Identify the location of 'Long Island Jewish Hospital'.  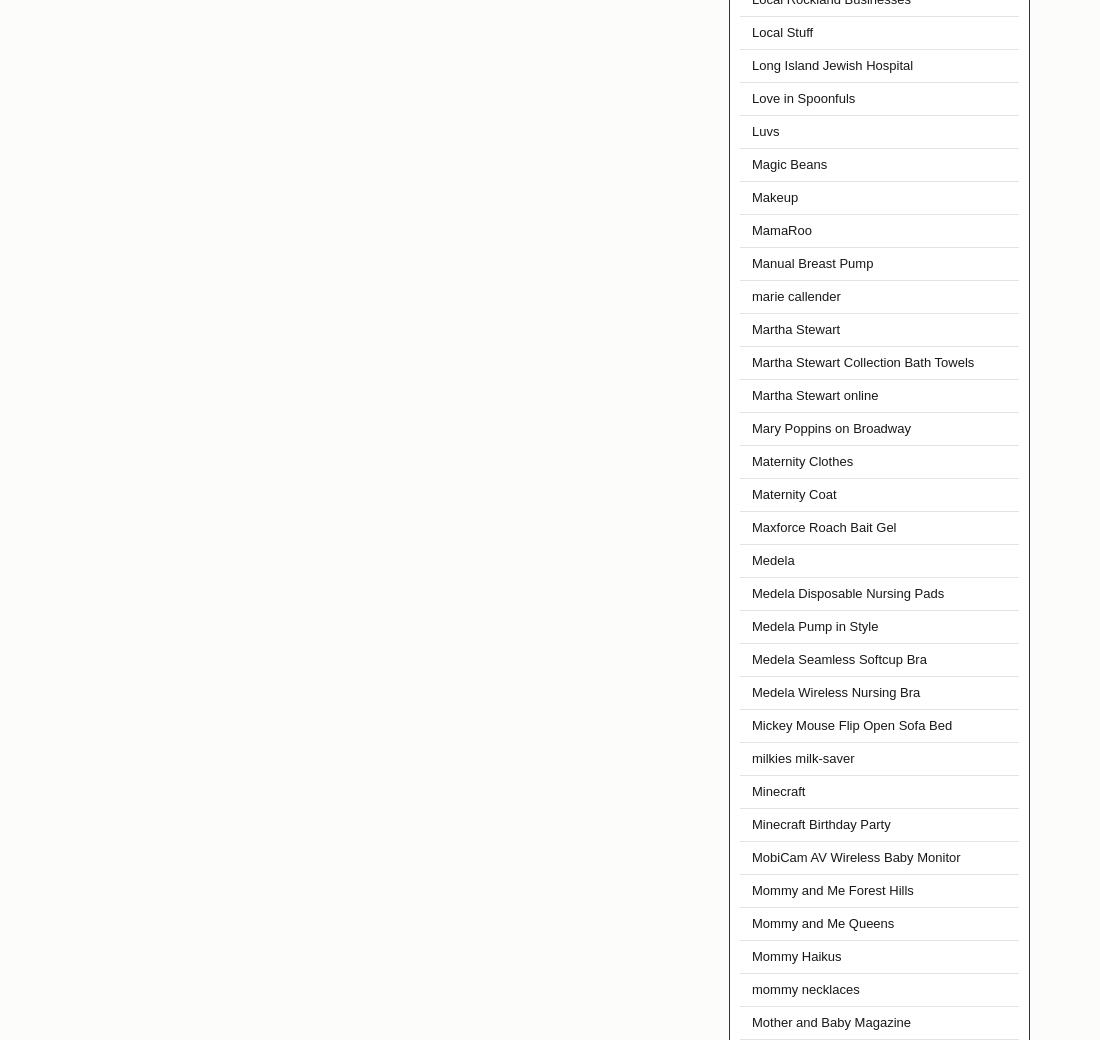
(750, 64).